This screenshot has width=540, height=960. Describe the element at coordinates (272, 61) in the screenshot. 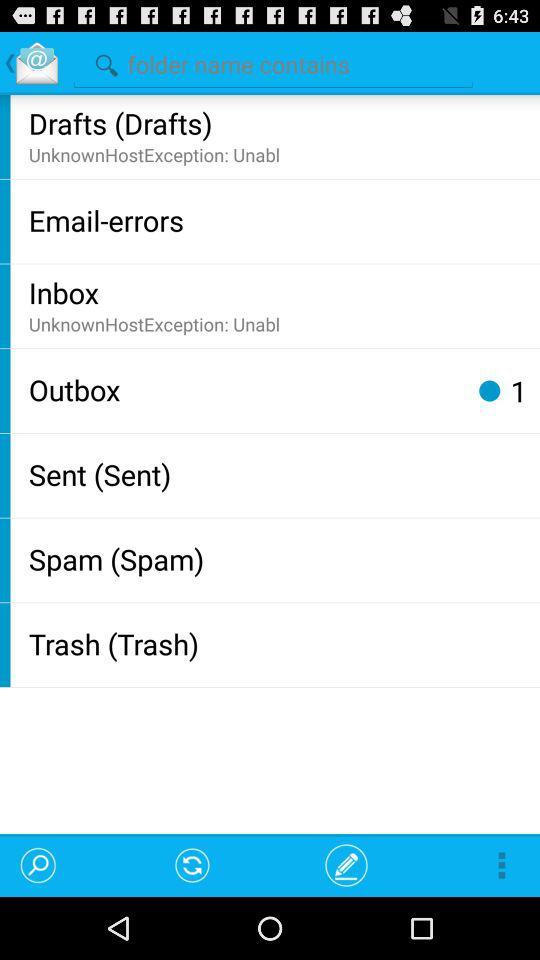

I see `search folders` at that location.